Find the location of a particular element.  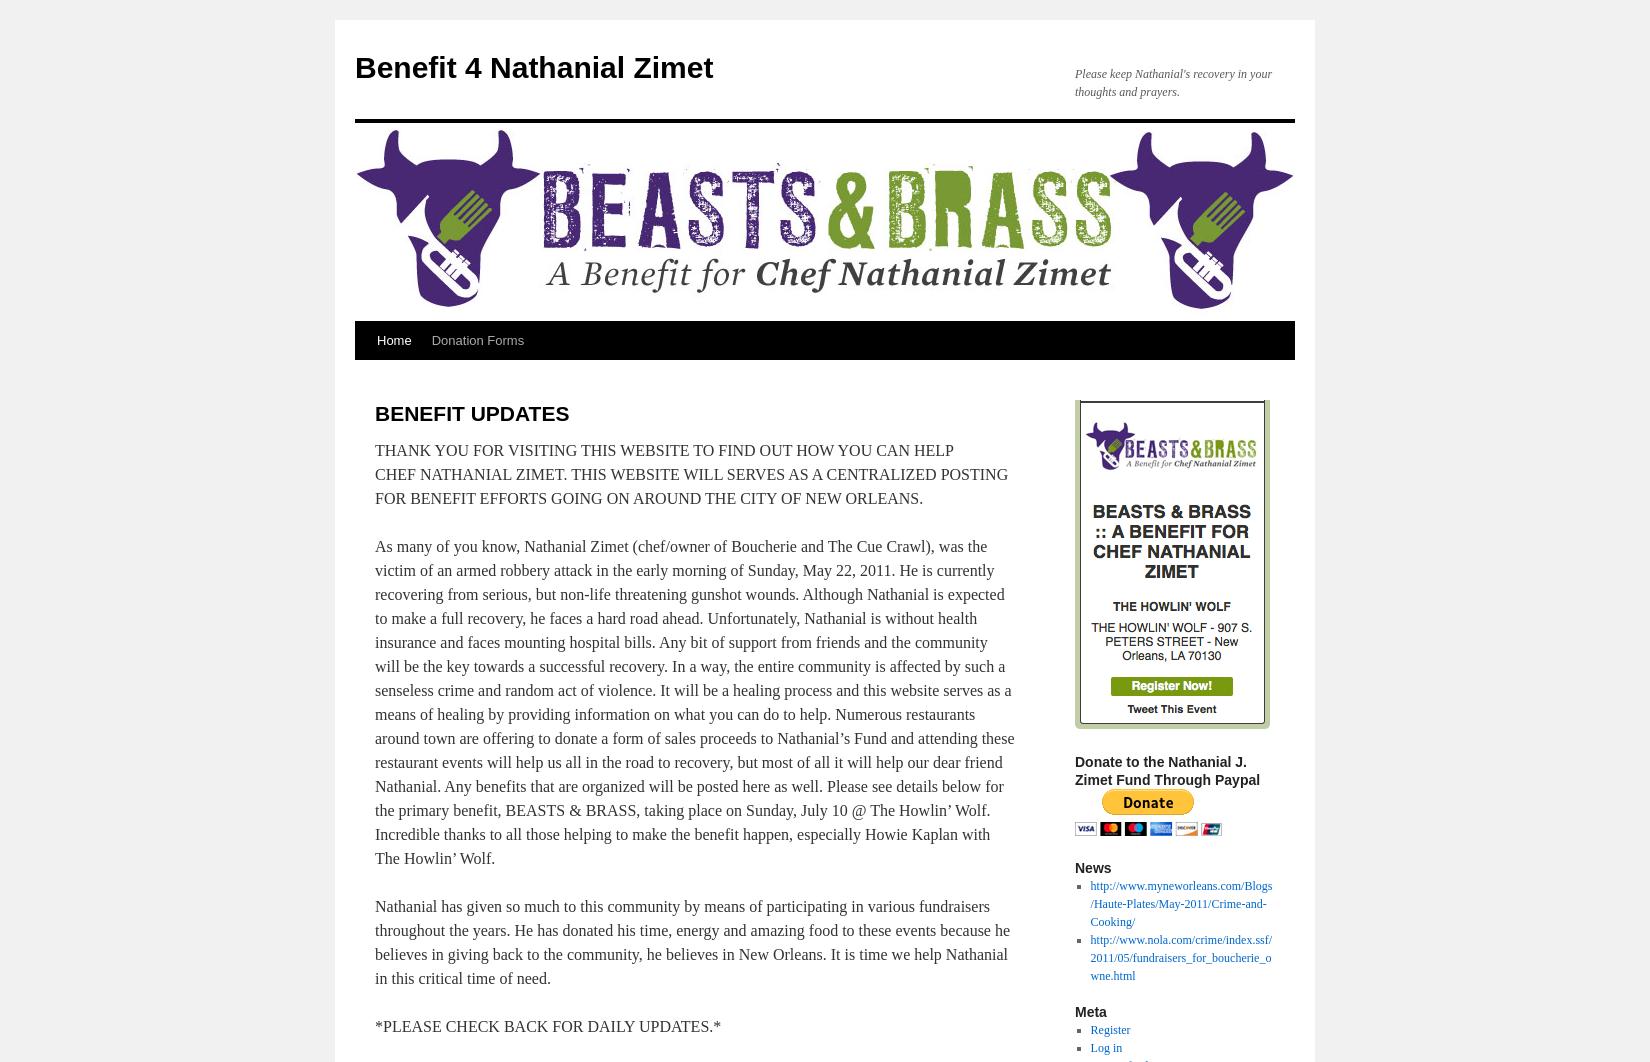

'*PLEASE CHECK BACK FOR DAILY UPDATES.*' is located at coordinates (546, 1025).